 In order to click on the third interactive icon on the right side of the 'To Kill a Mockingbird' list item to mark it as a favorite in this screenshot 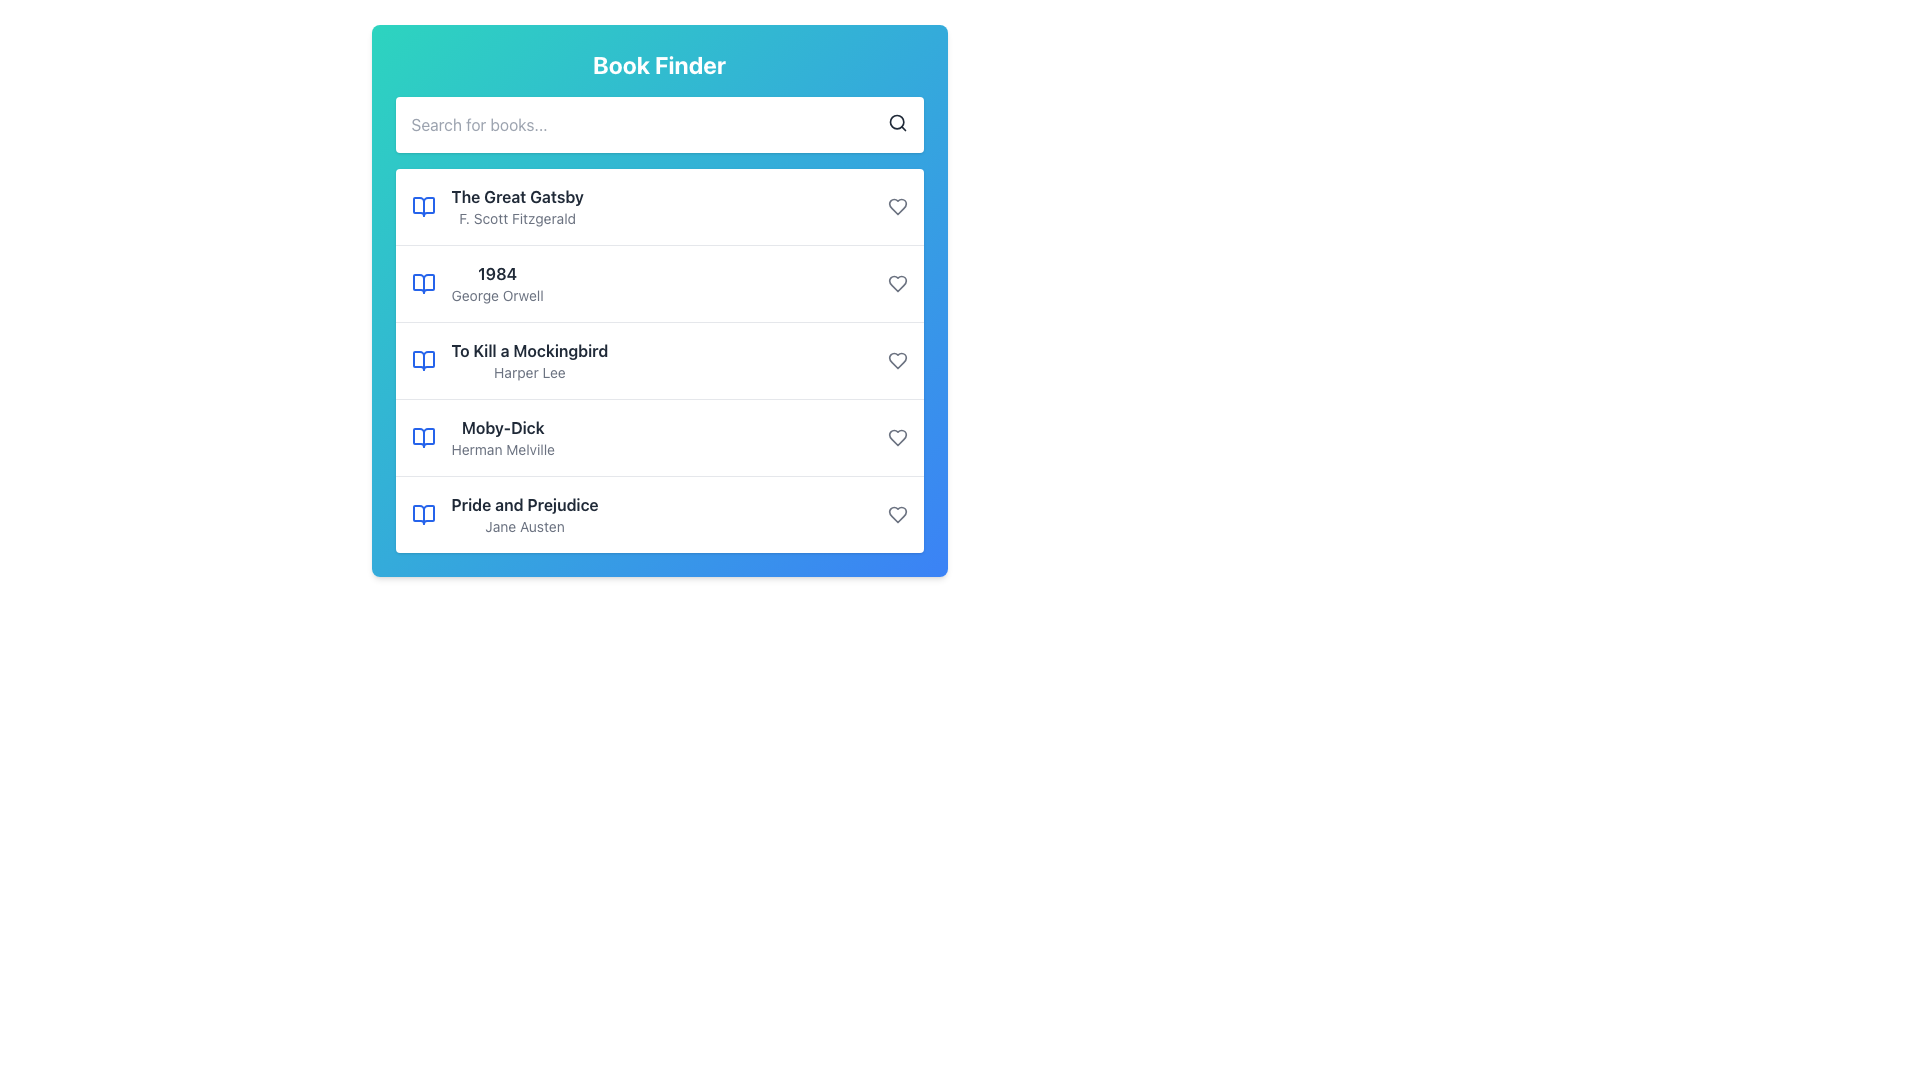, I will do `click(896, 361)`.